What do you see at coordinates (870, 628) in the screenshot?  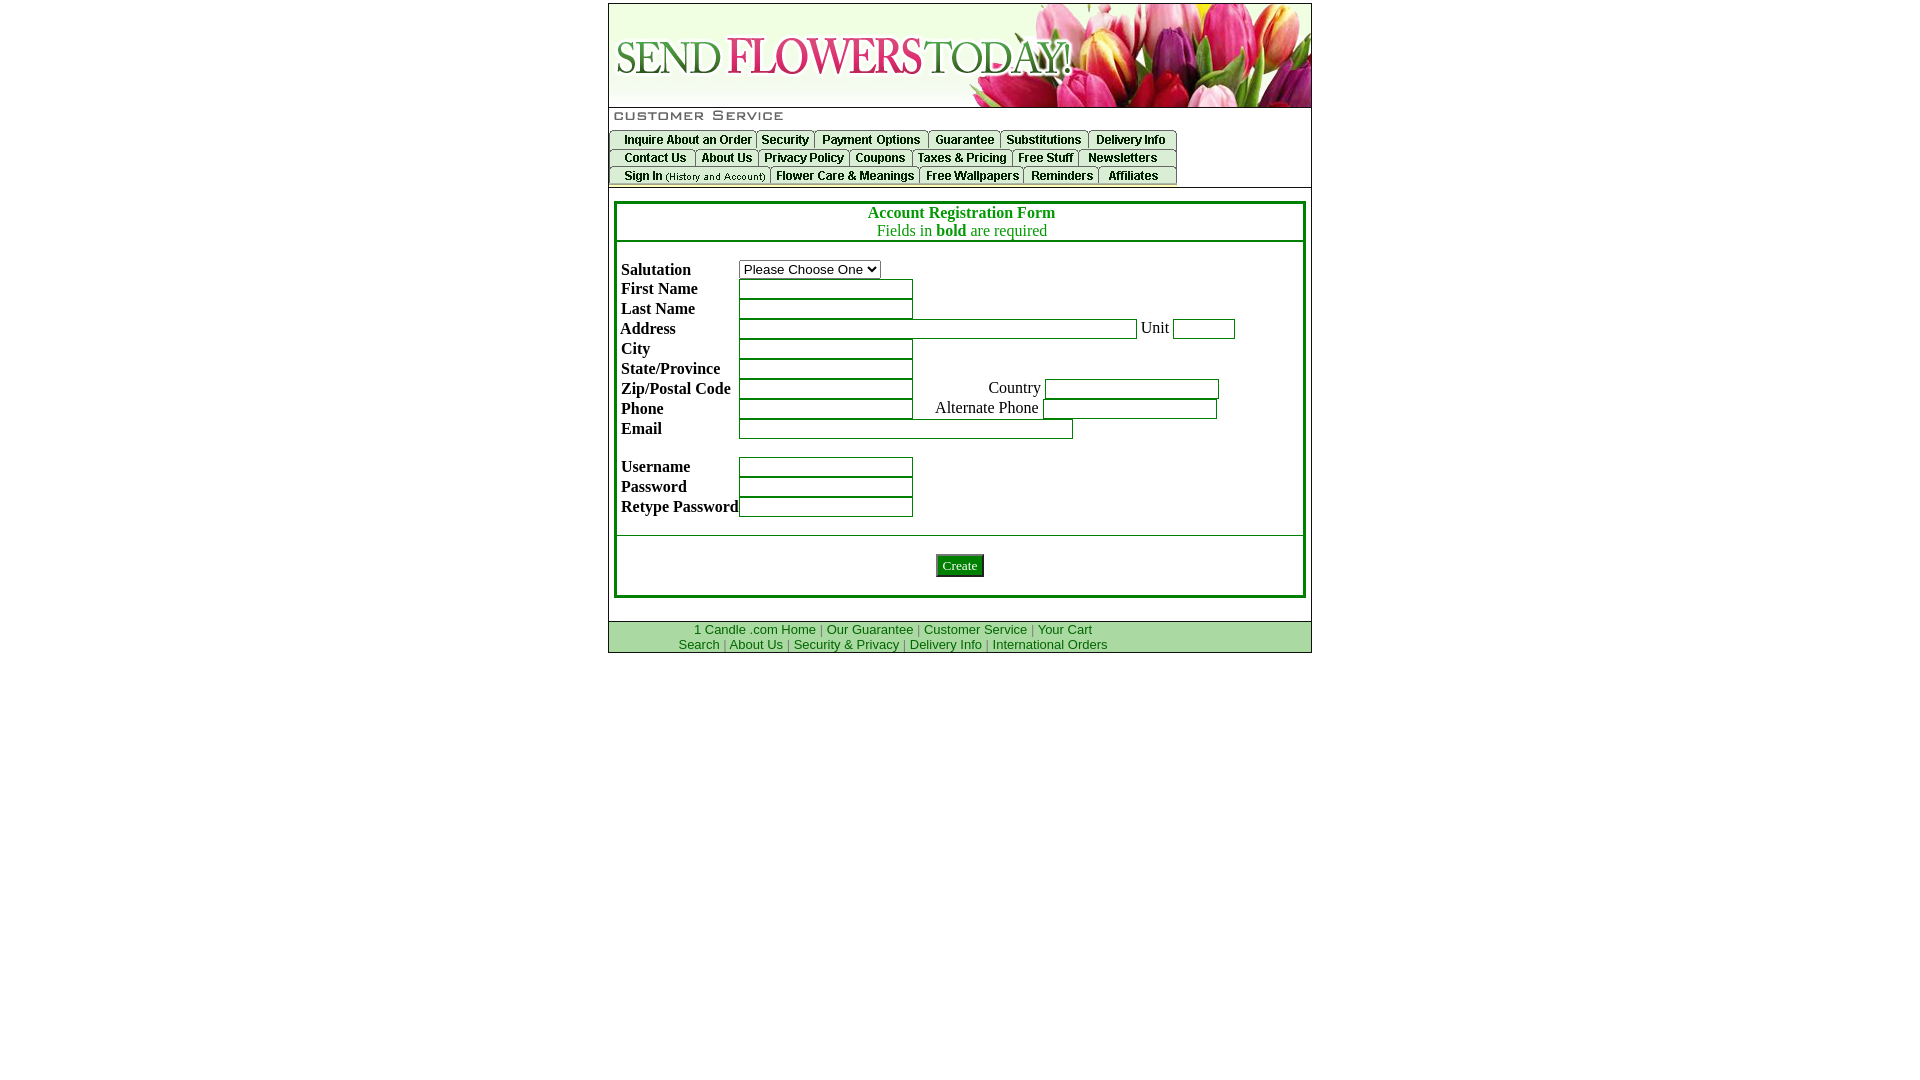 I see `'Our Guarantee'` at bounding box center [870, 628].